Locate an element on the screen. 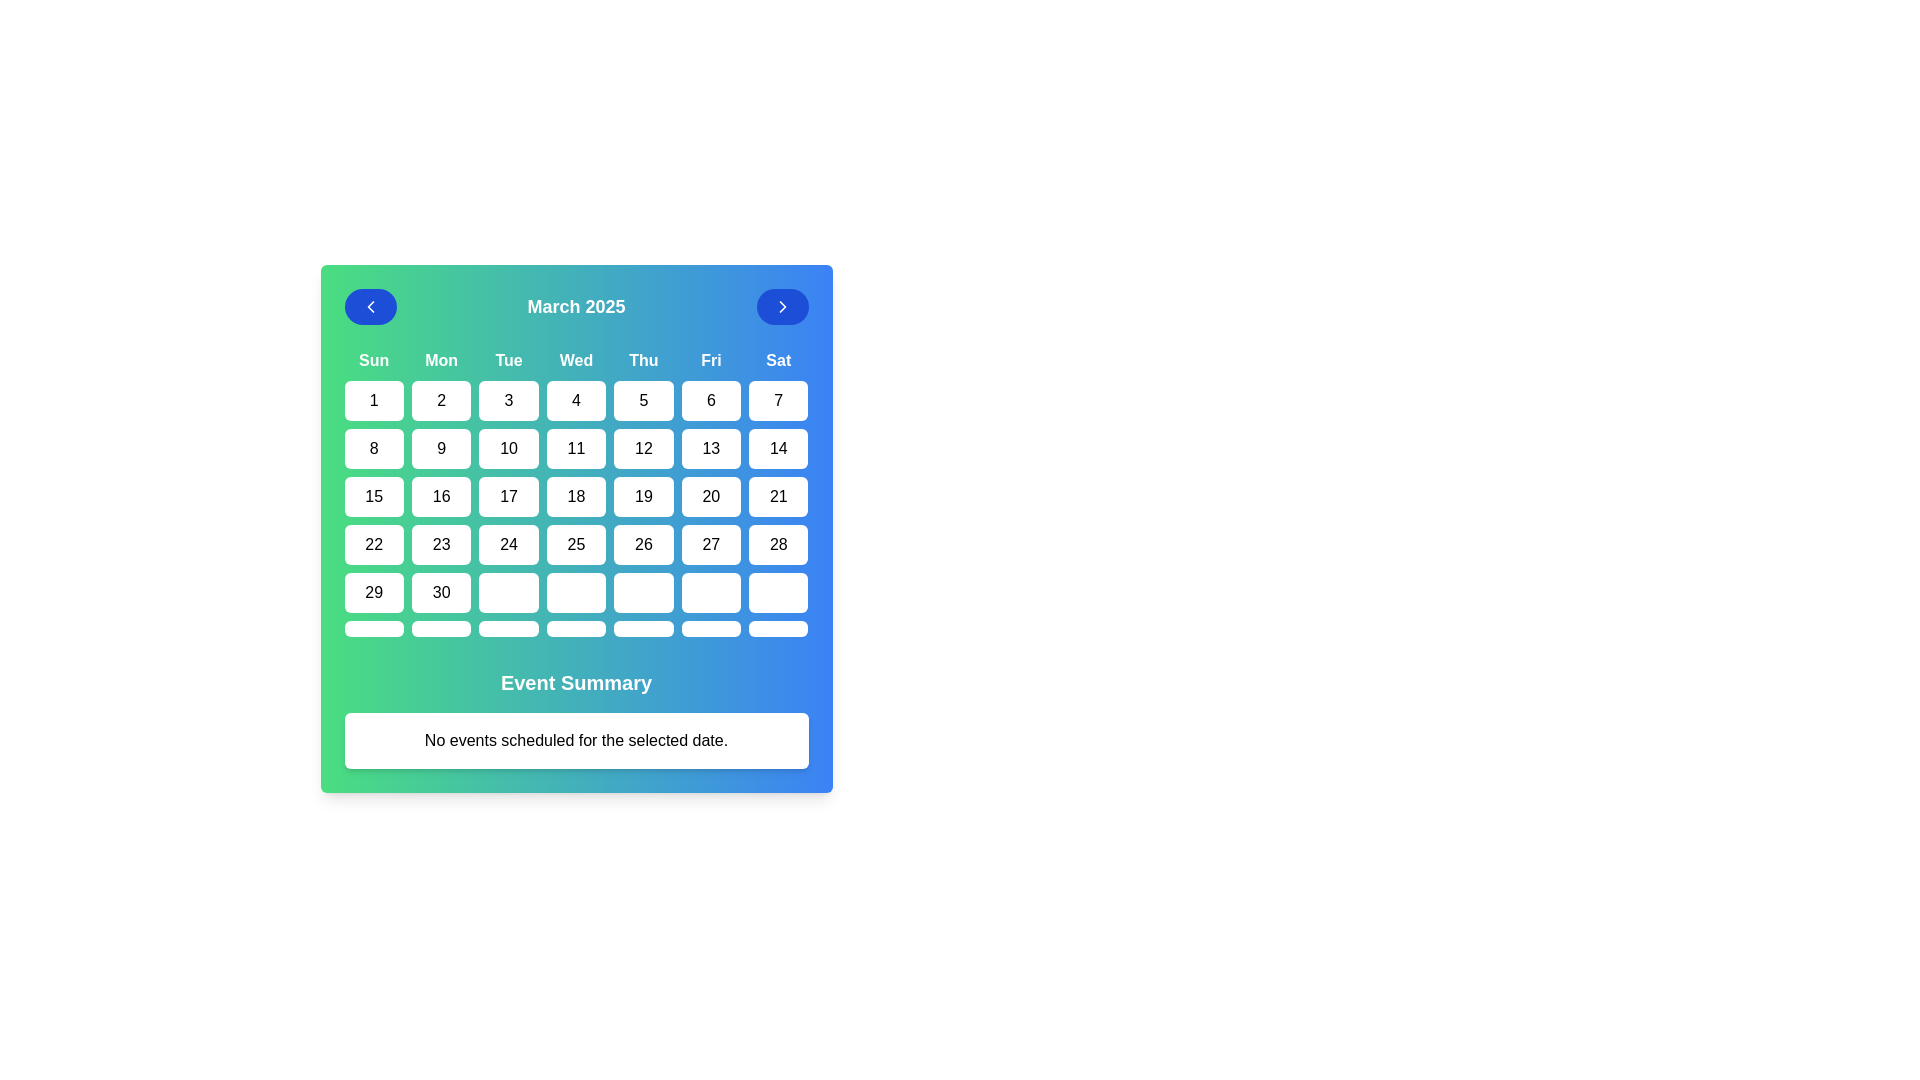 The width and height of the screenshot is (1920, 1080). the button representing the date '16' in the calendar is located at coordinates (440, 496).